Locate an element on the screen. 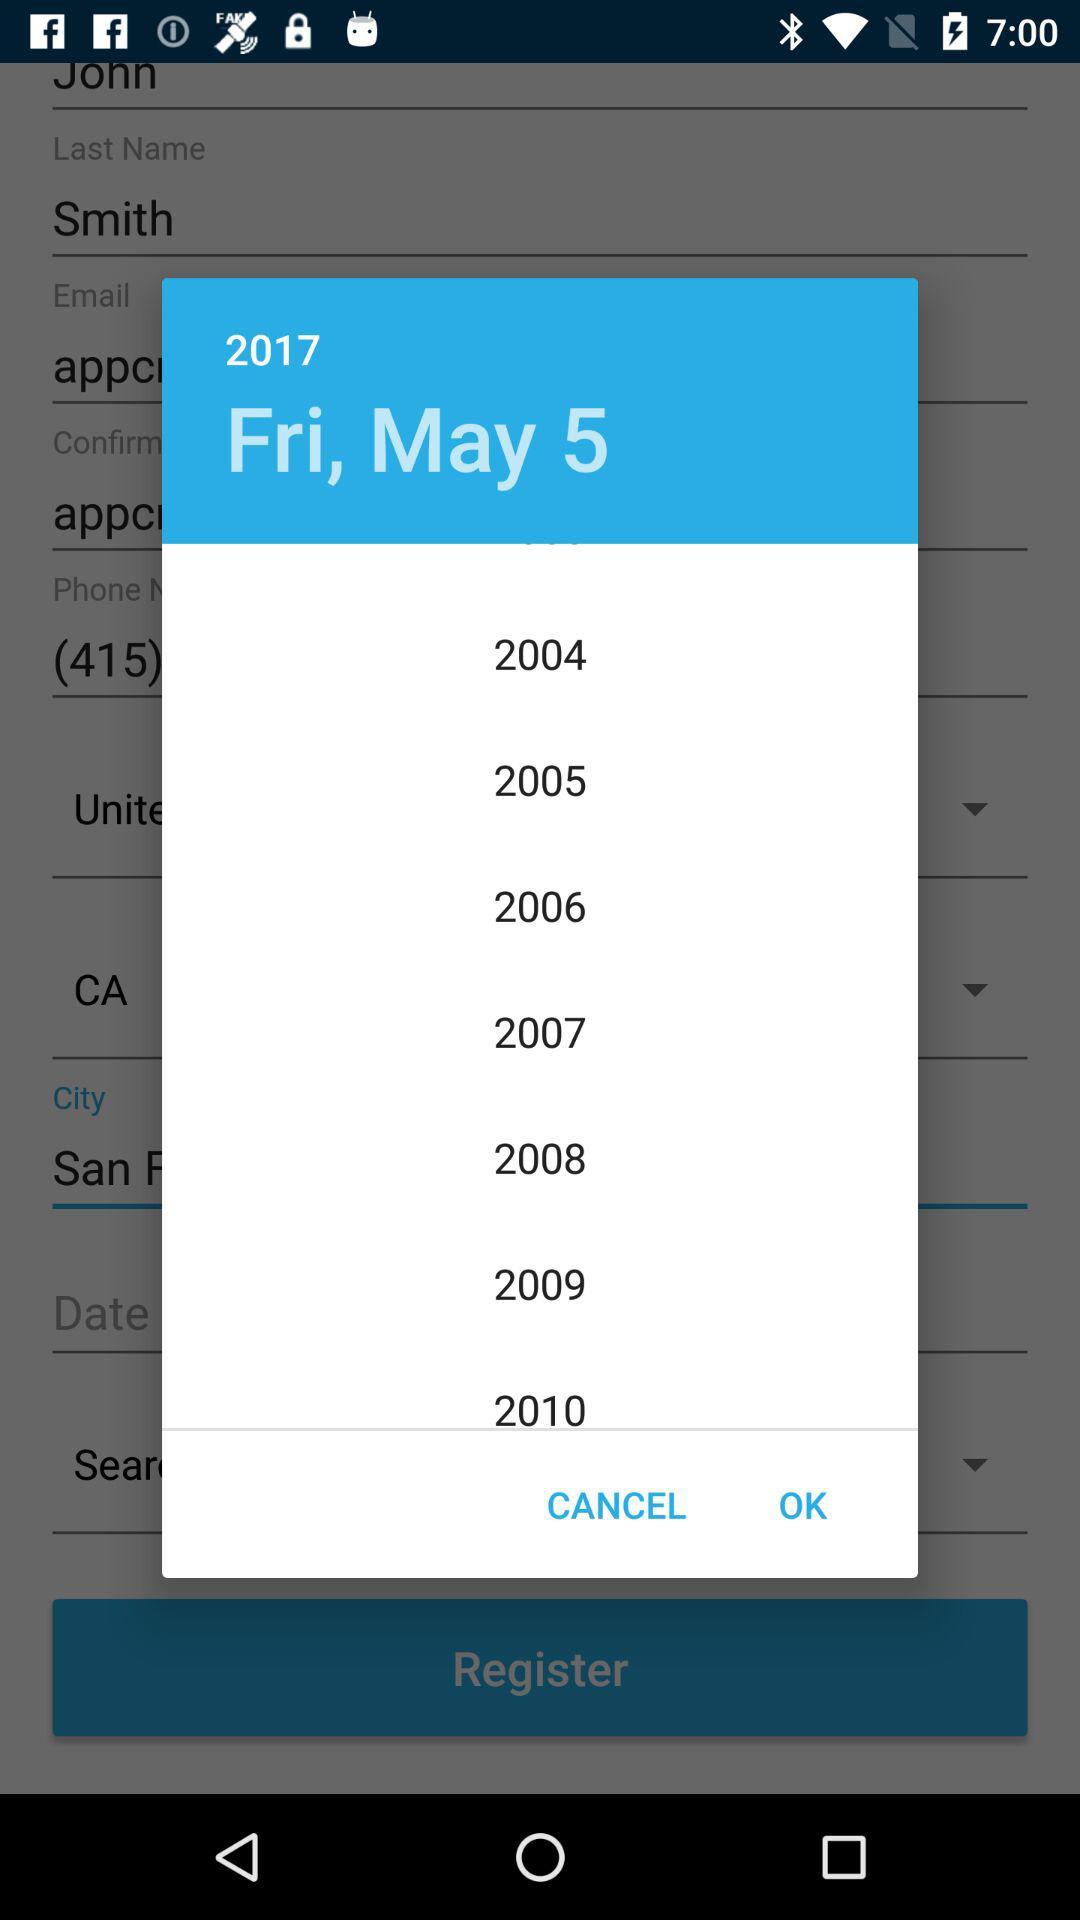 Image resolution: width=1080 pixels, height=1920 pixels. the icon at the bottom right corner is located at coordinates (801, 1504).